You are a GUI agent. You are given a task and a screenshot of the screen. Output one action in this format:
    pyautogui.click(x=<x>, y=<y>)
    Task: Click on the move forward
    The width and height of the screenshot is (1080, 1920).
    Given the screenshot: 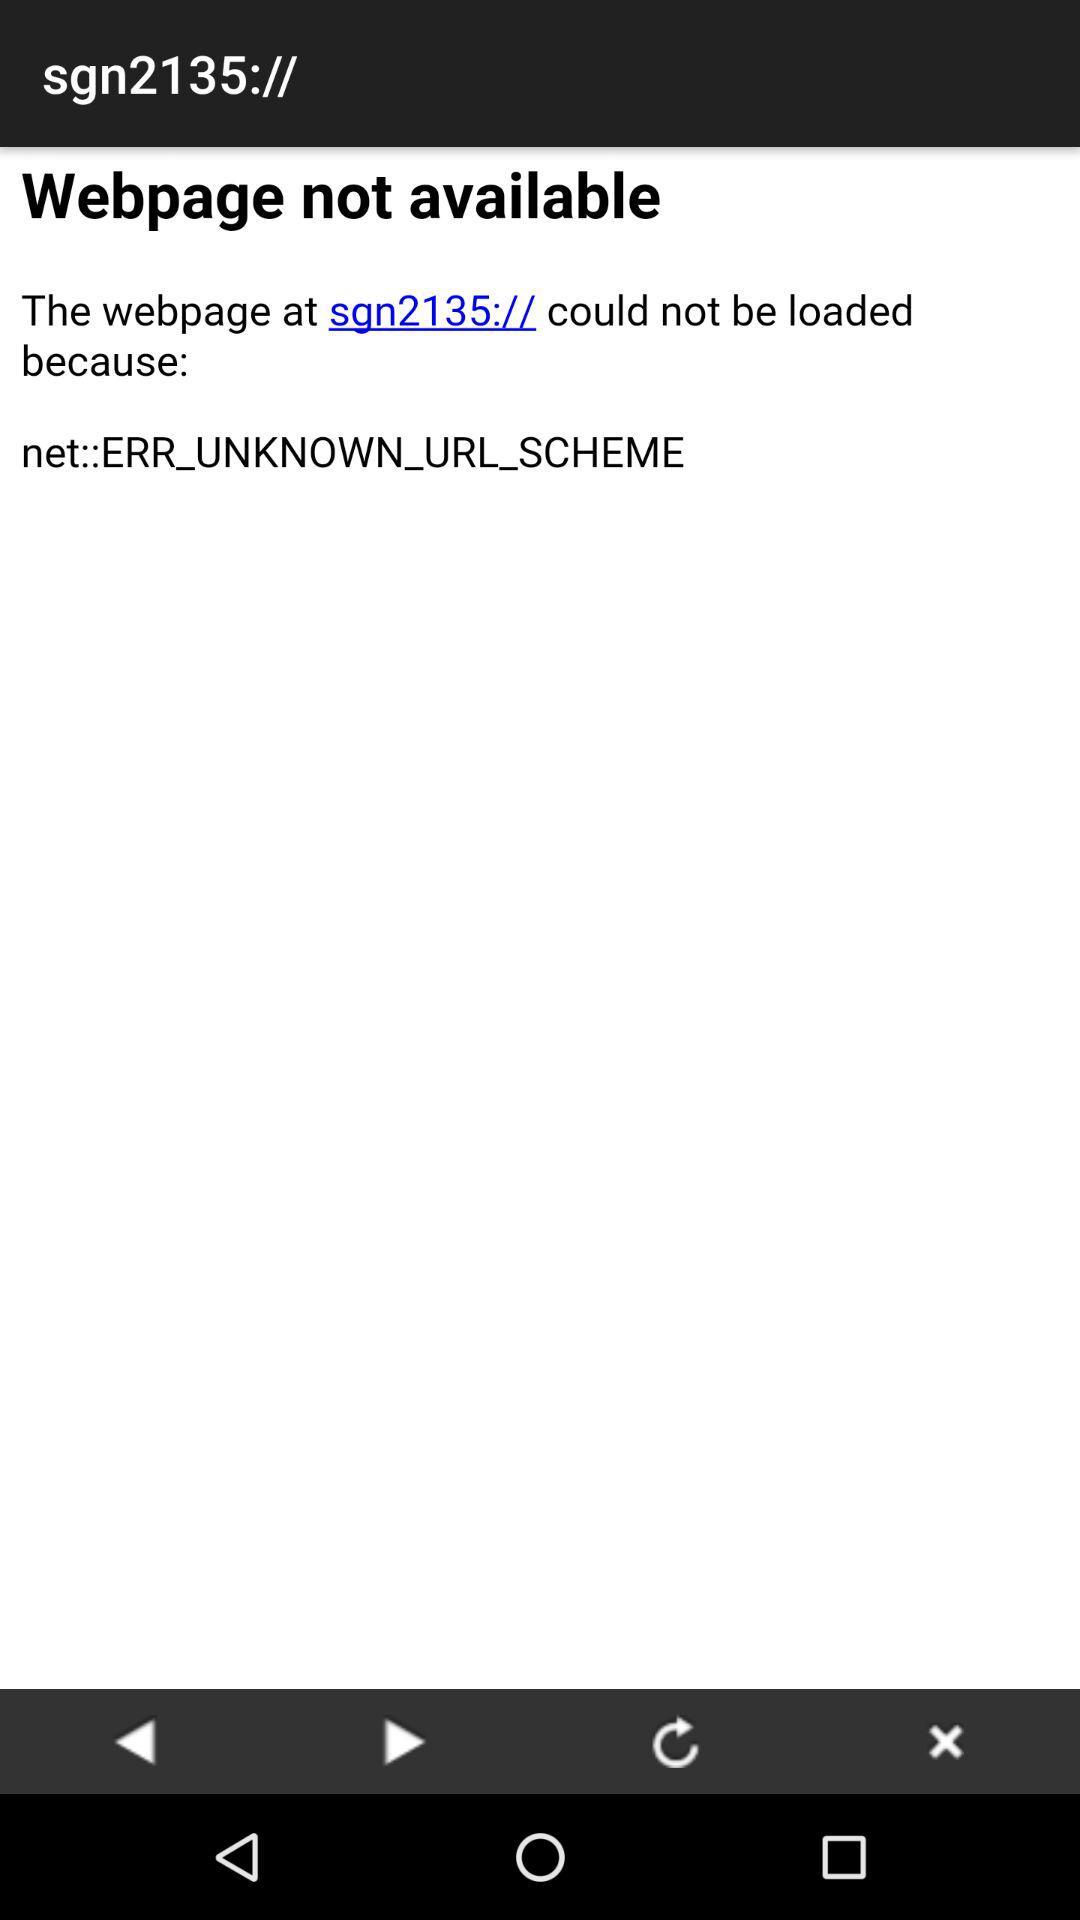 What is the action you would take?
    pyautogui.click(x=405, y=1740)
    